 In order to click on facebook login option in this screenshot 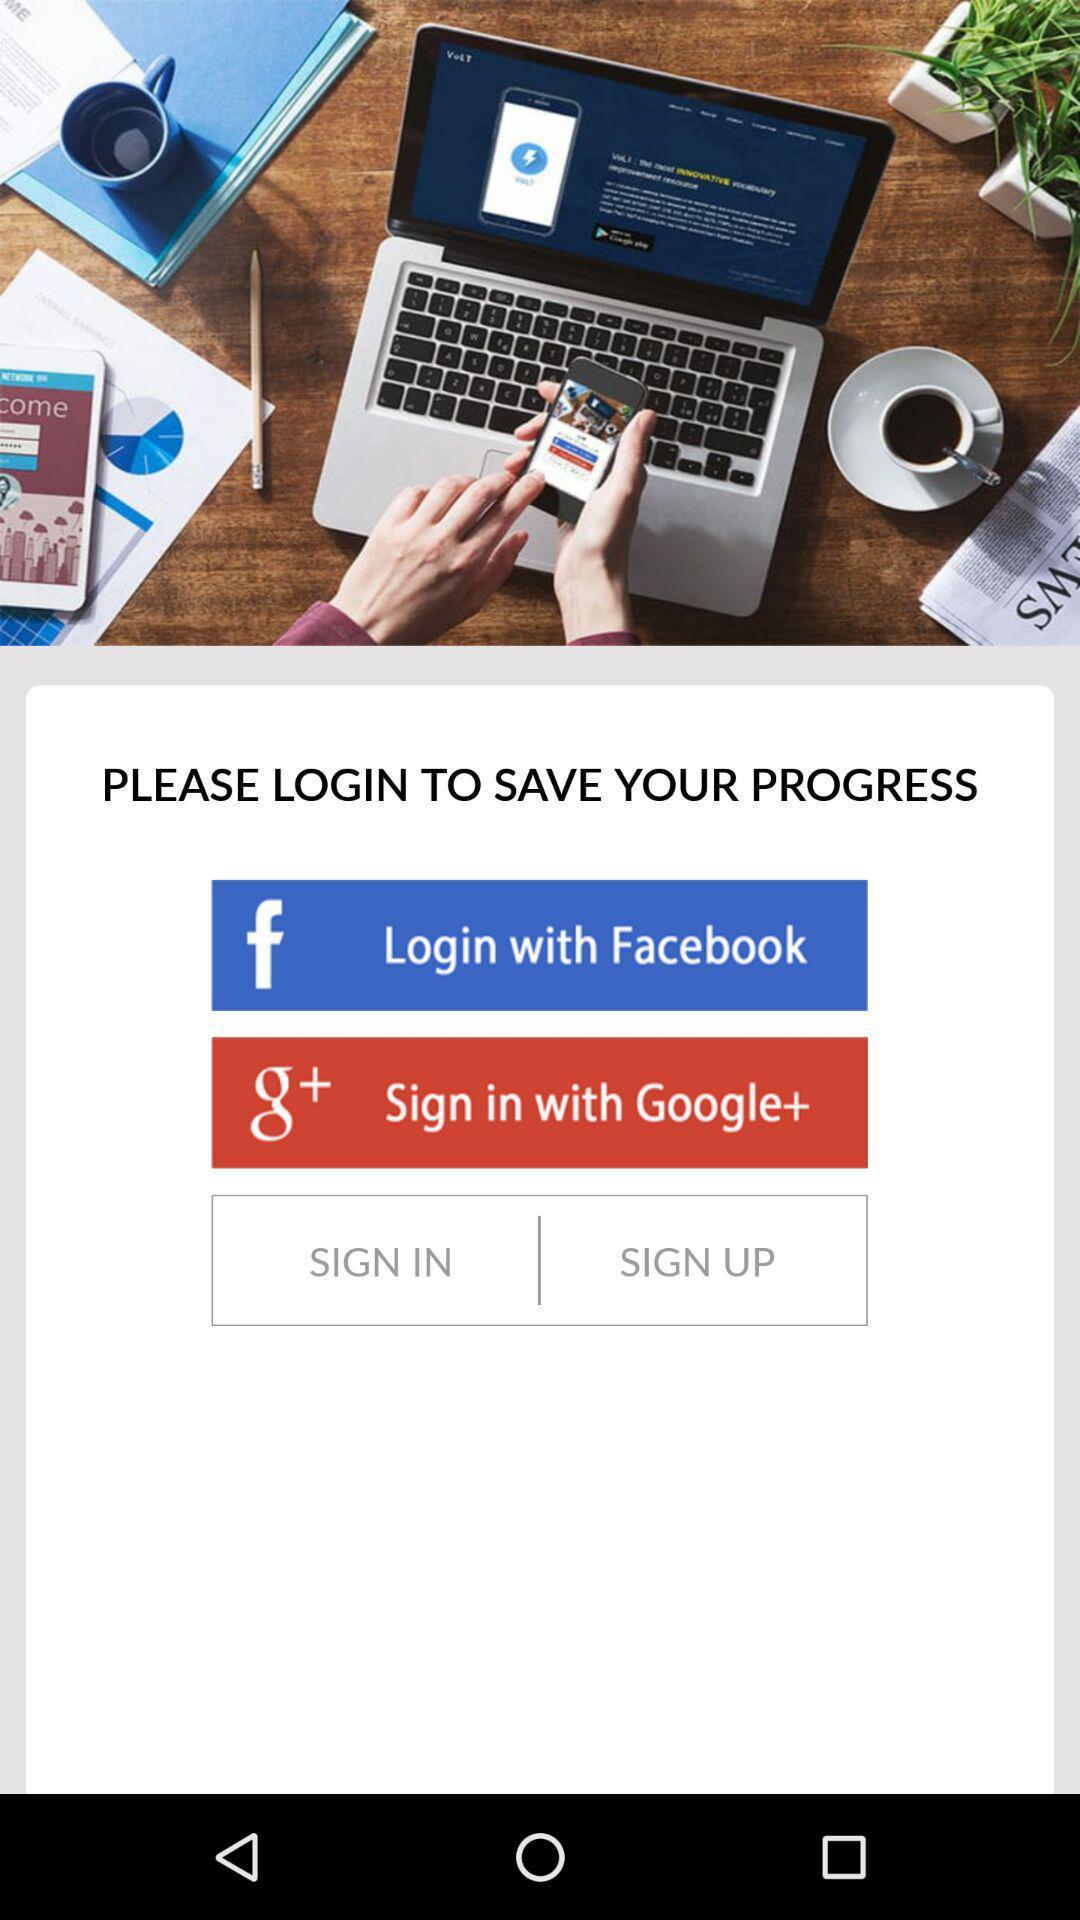, I will do `click(538, 944)`.